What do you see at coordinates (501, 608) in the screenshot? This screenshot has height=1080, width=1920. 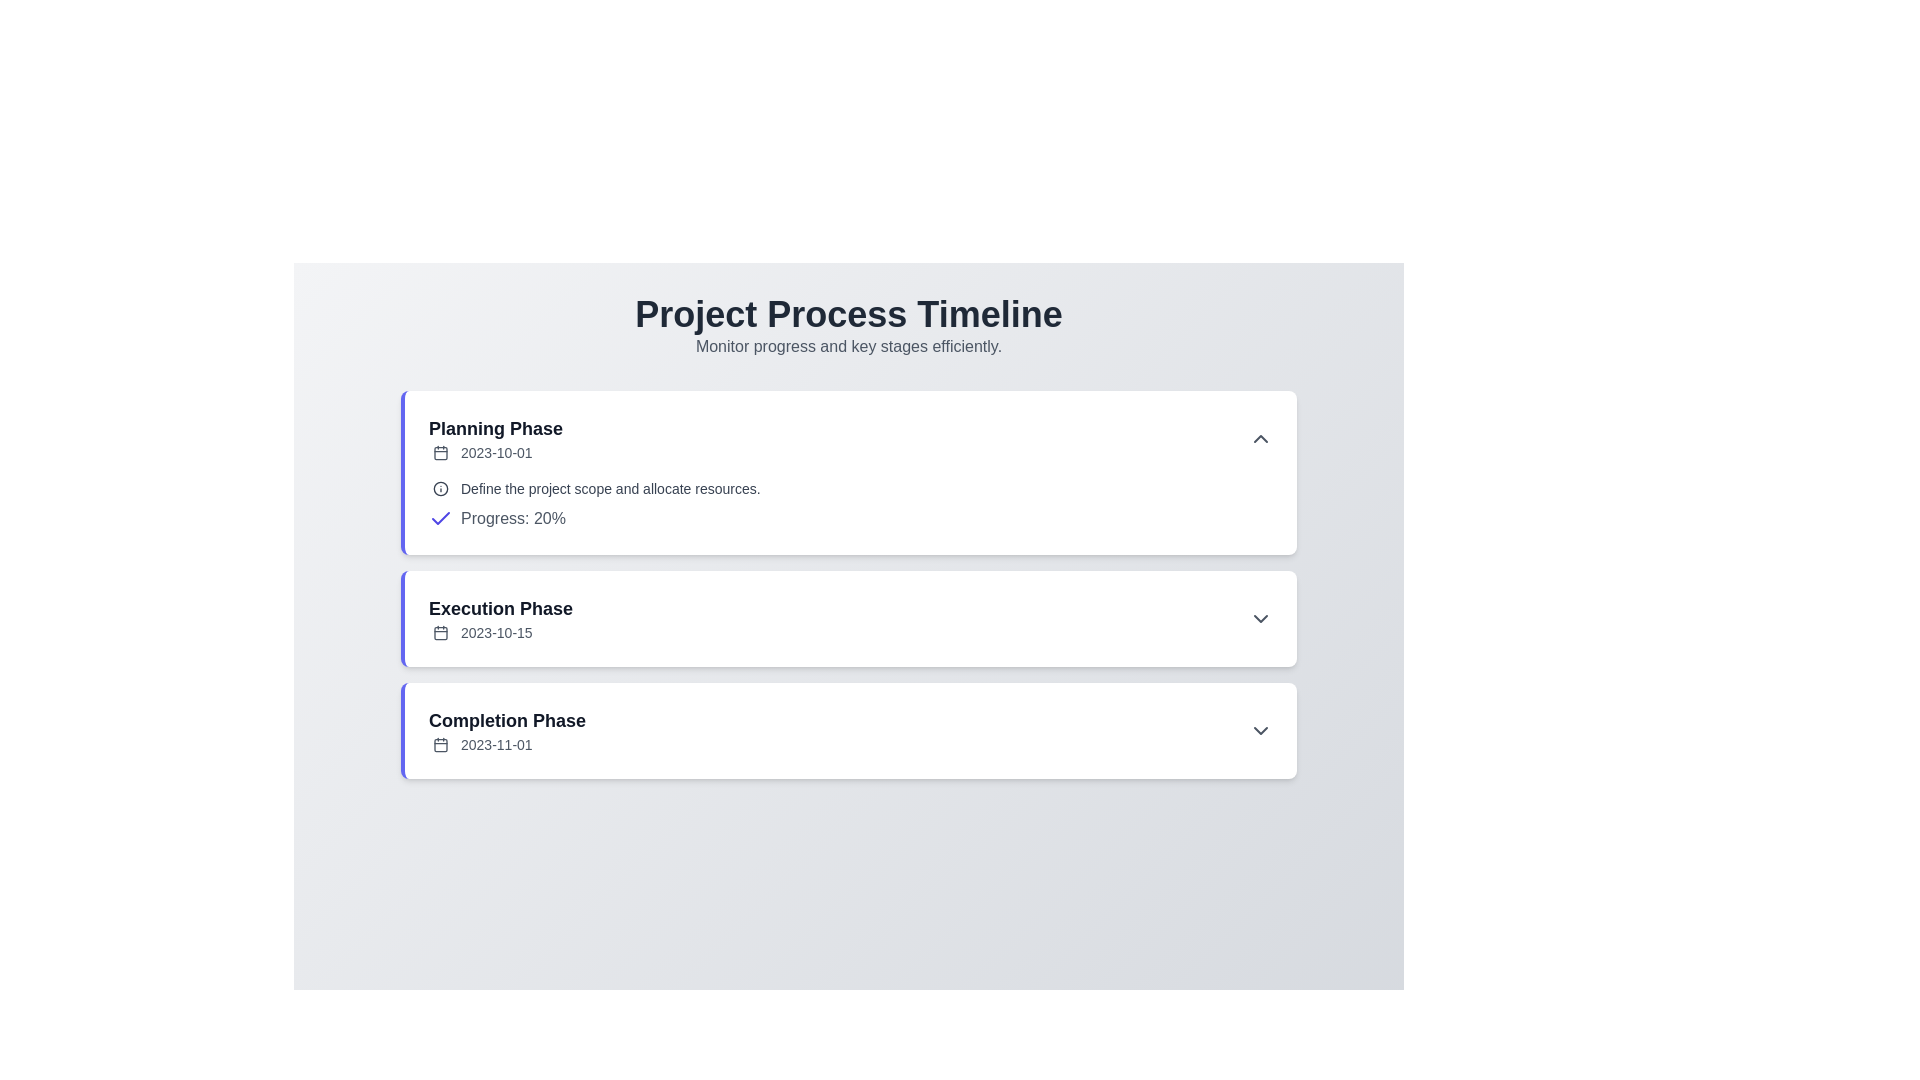 I see `text label that serves as a title for the corresponding phase in the timeline, located above the text '2023-10-15' in the second section of the interface` at bounding box center [501, 608].